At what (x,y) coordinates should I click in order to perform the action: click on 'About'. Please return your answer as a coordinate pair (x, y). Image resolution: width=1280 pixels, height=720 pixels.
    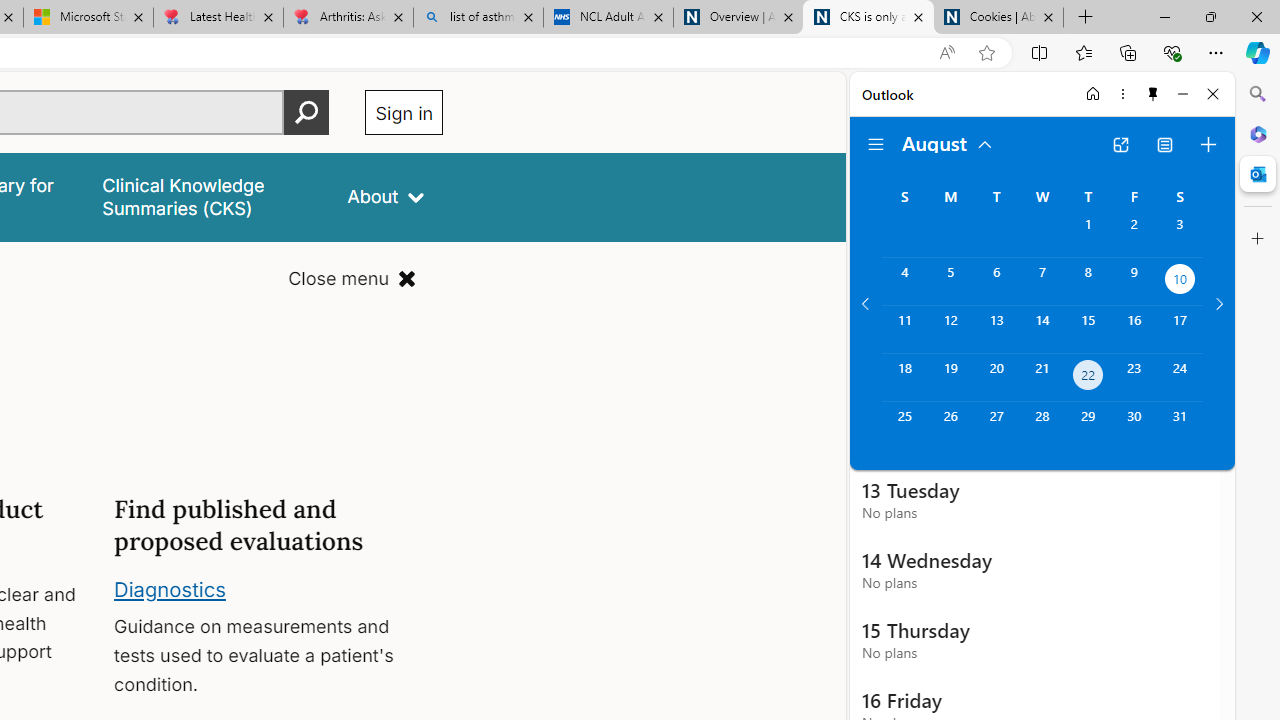
    Looking at the image, I should click on (386, 197).